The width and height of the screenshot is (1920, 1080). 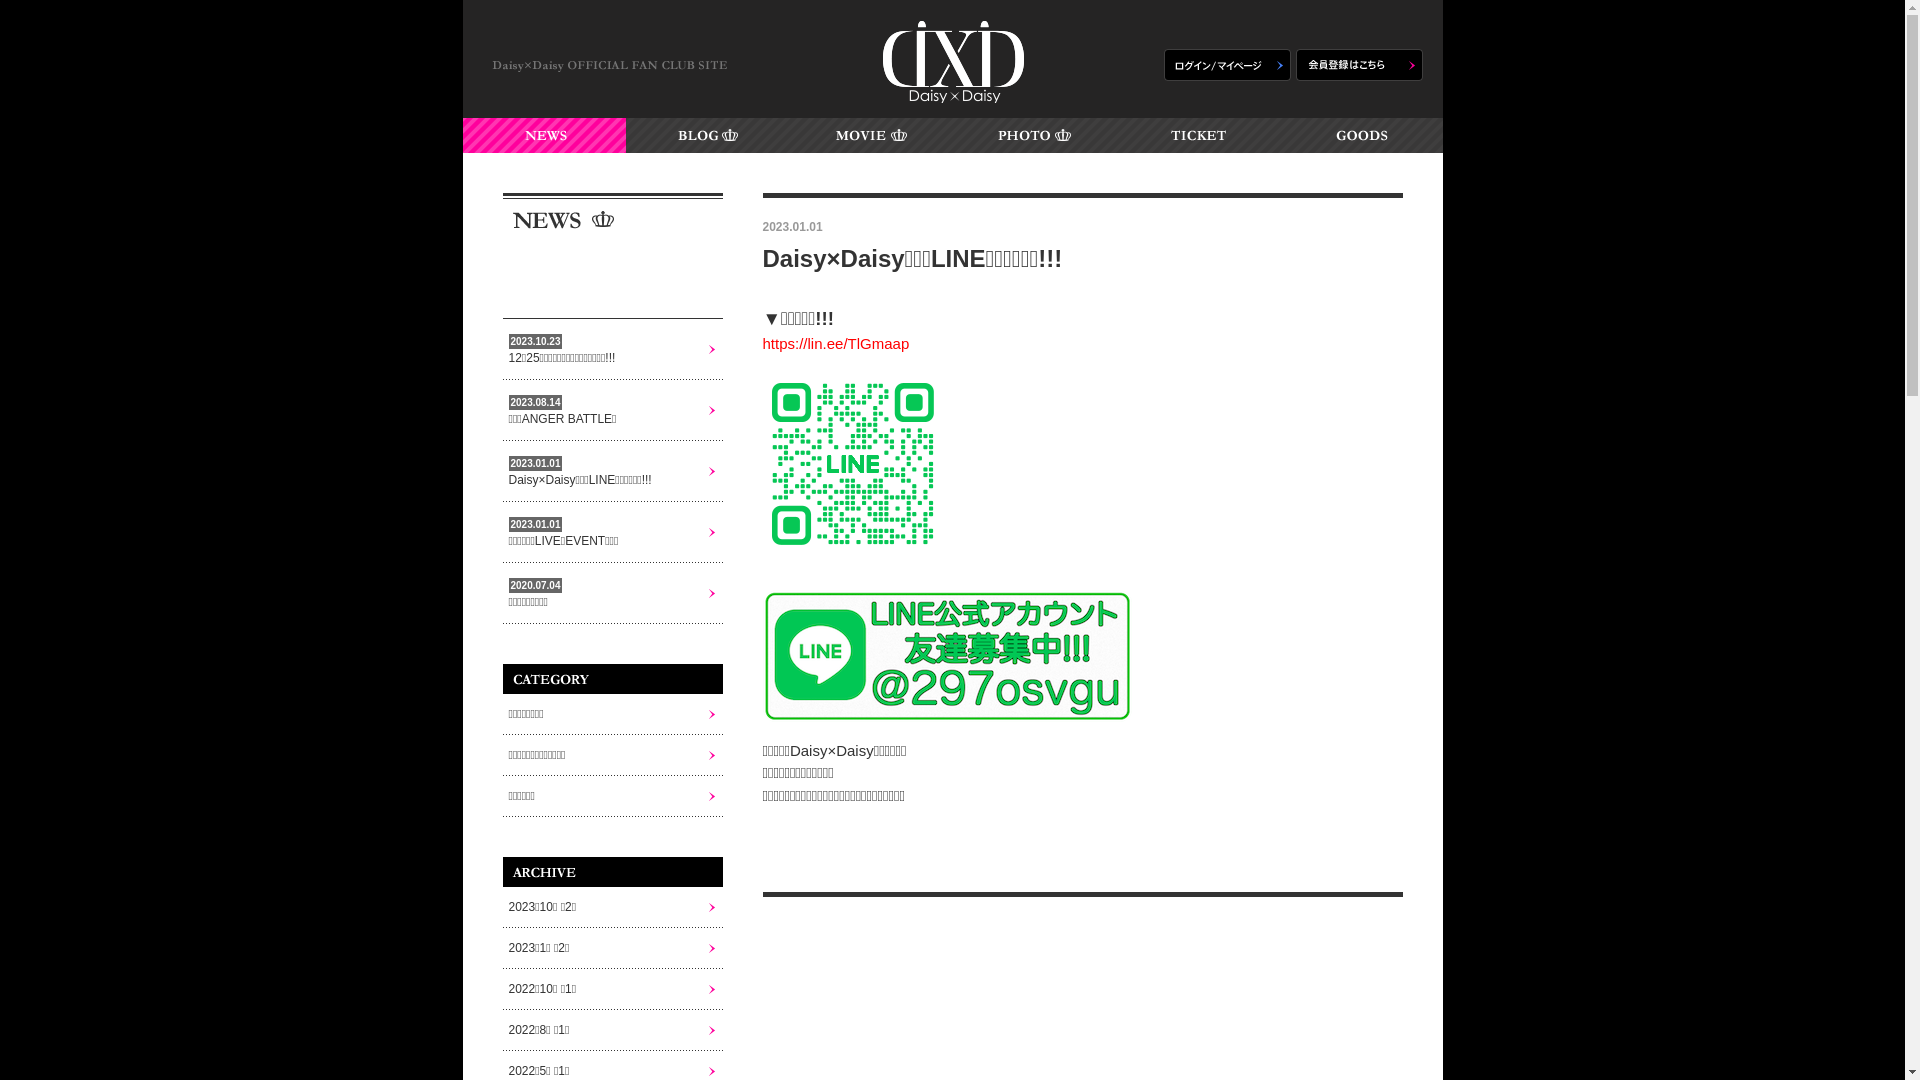 What do you see at coordinates (761, 342) in the screenshot?
I see `'https://lin.ee/TlGmaap'` at bounding box center [761, 342].